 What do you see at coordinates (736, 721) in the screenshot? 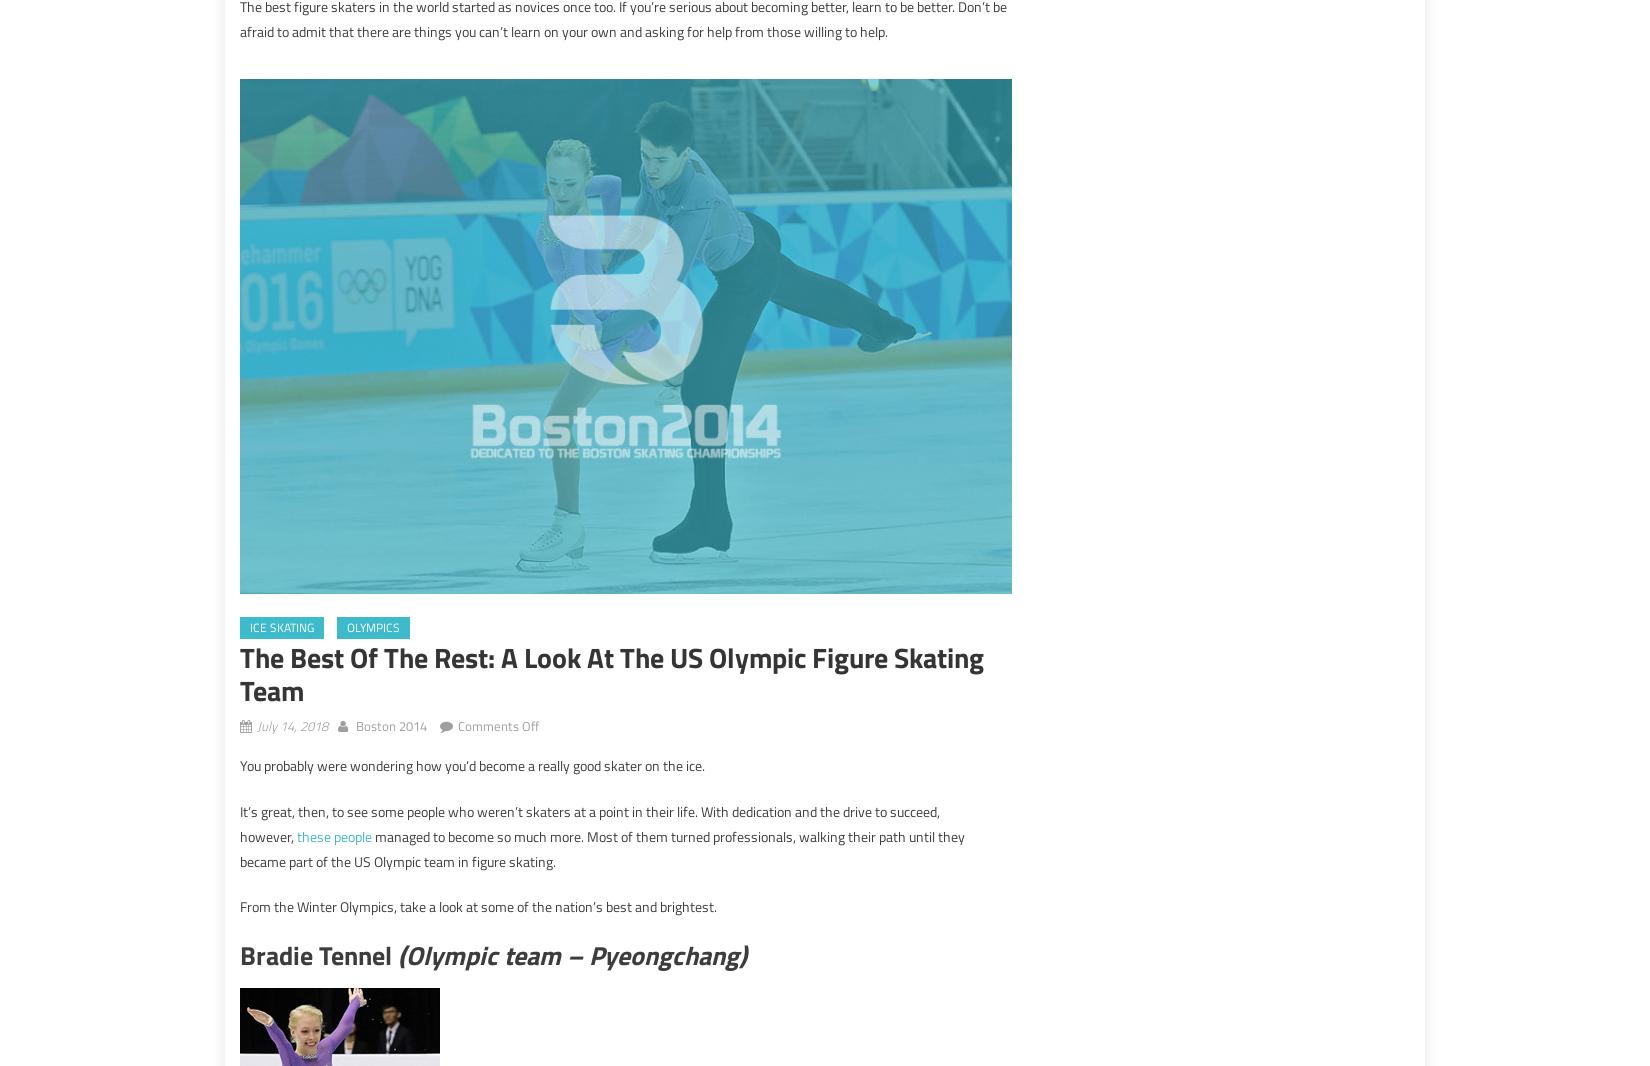
I see `'on The Best of the Rest: A Look at the US Olympic Figure Skating Team'` at bounding box center [736, 721].